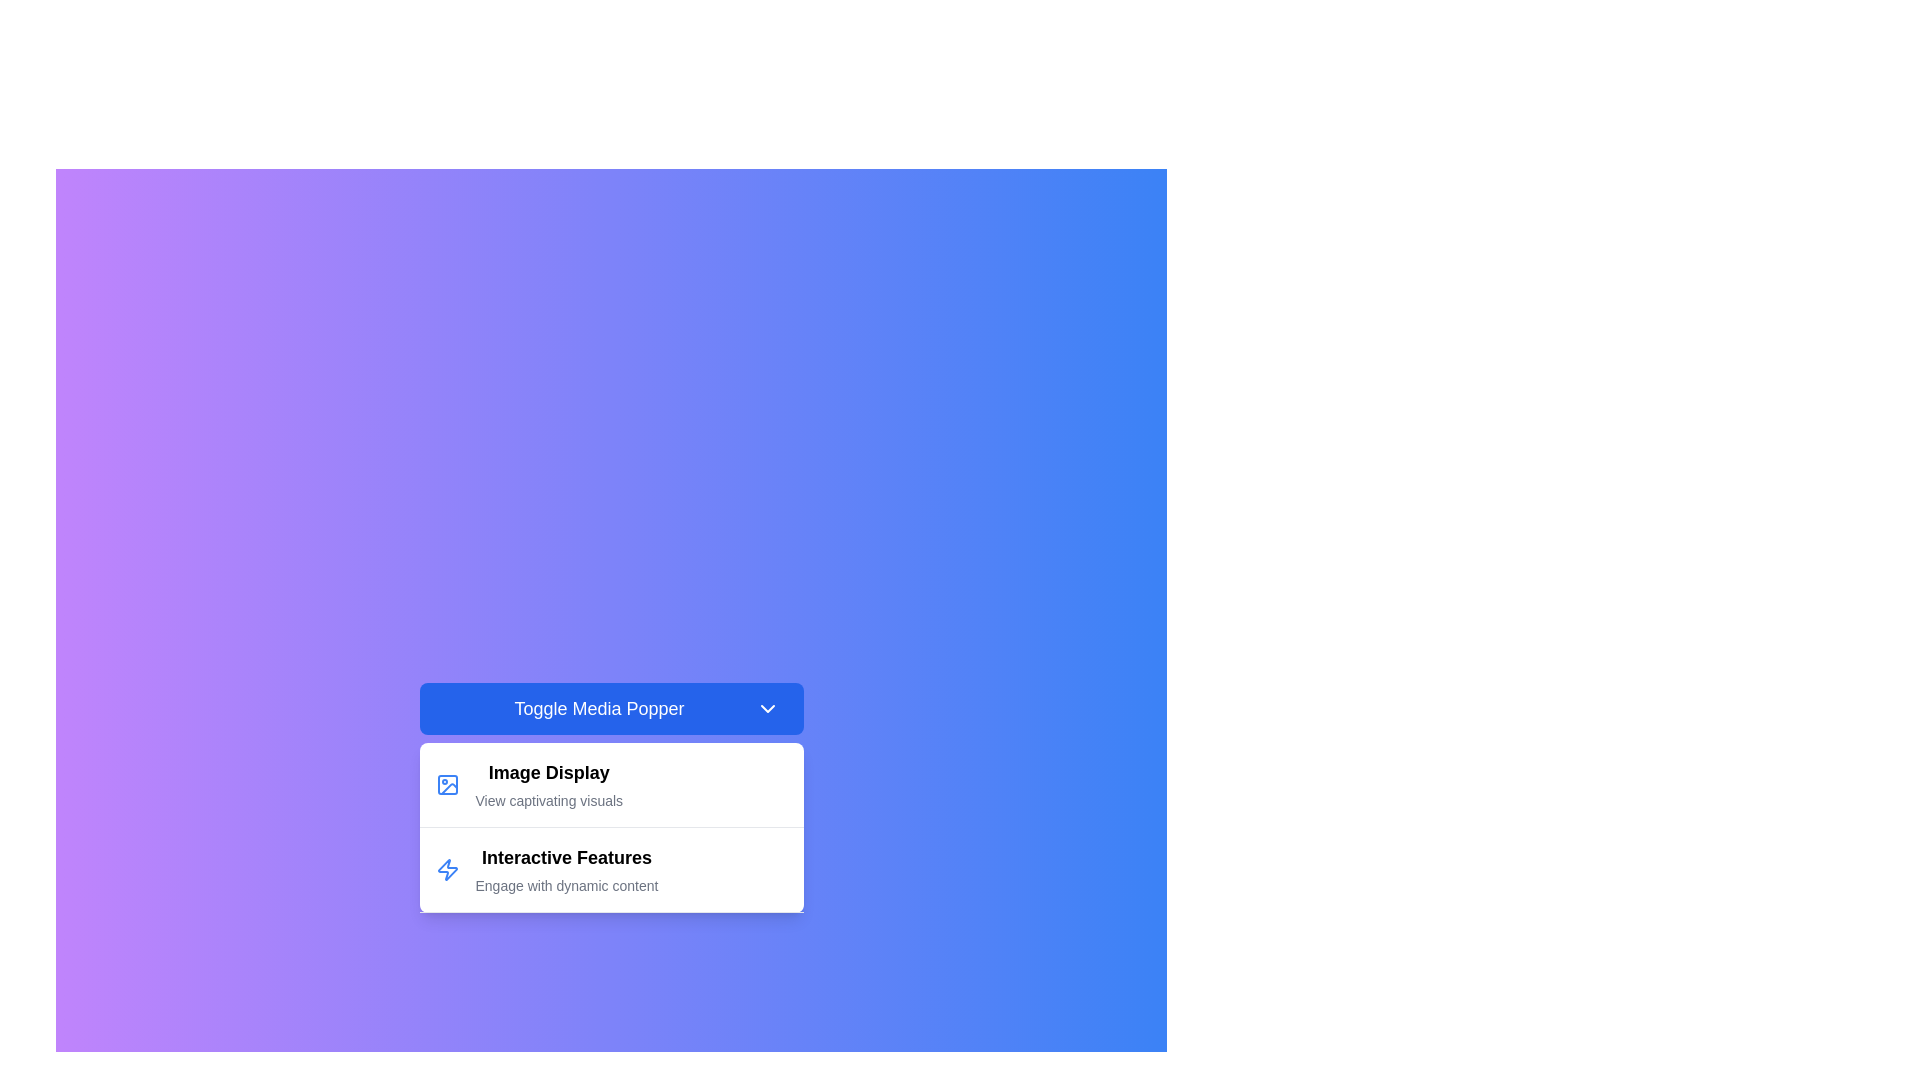 This screenshot has height=1080, width=1920. Describe the element at coordinates (446, 869) in the screenshot. I see `the decorative icon associated with the 'Interactive Features' menu item, which is the second option under 'Toggle Media Popper'` at that location.